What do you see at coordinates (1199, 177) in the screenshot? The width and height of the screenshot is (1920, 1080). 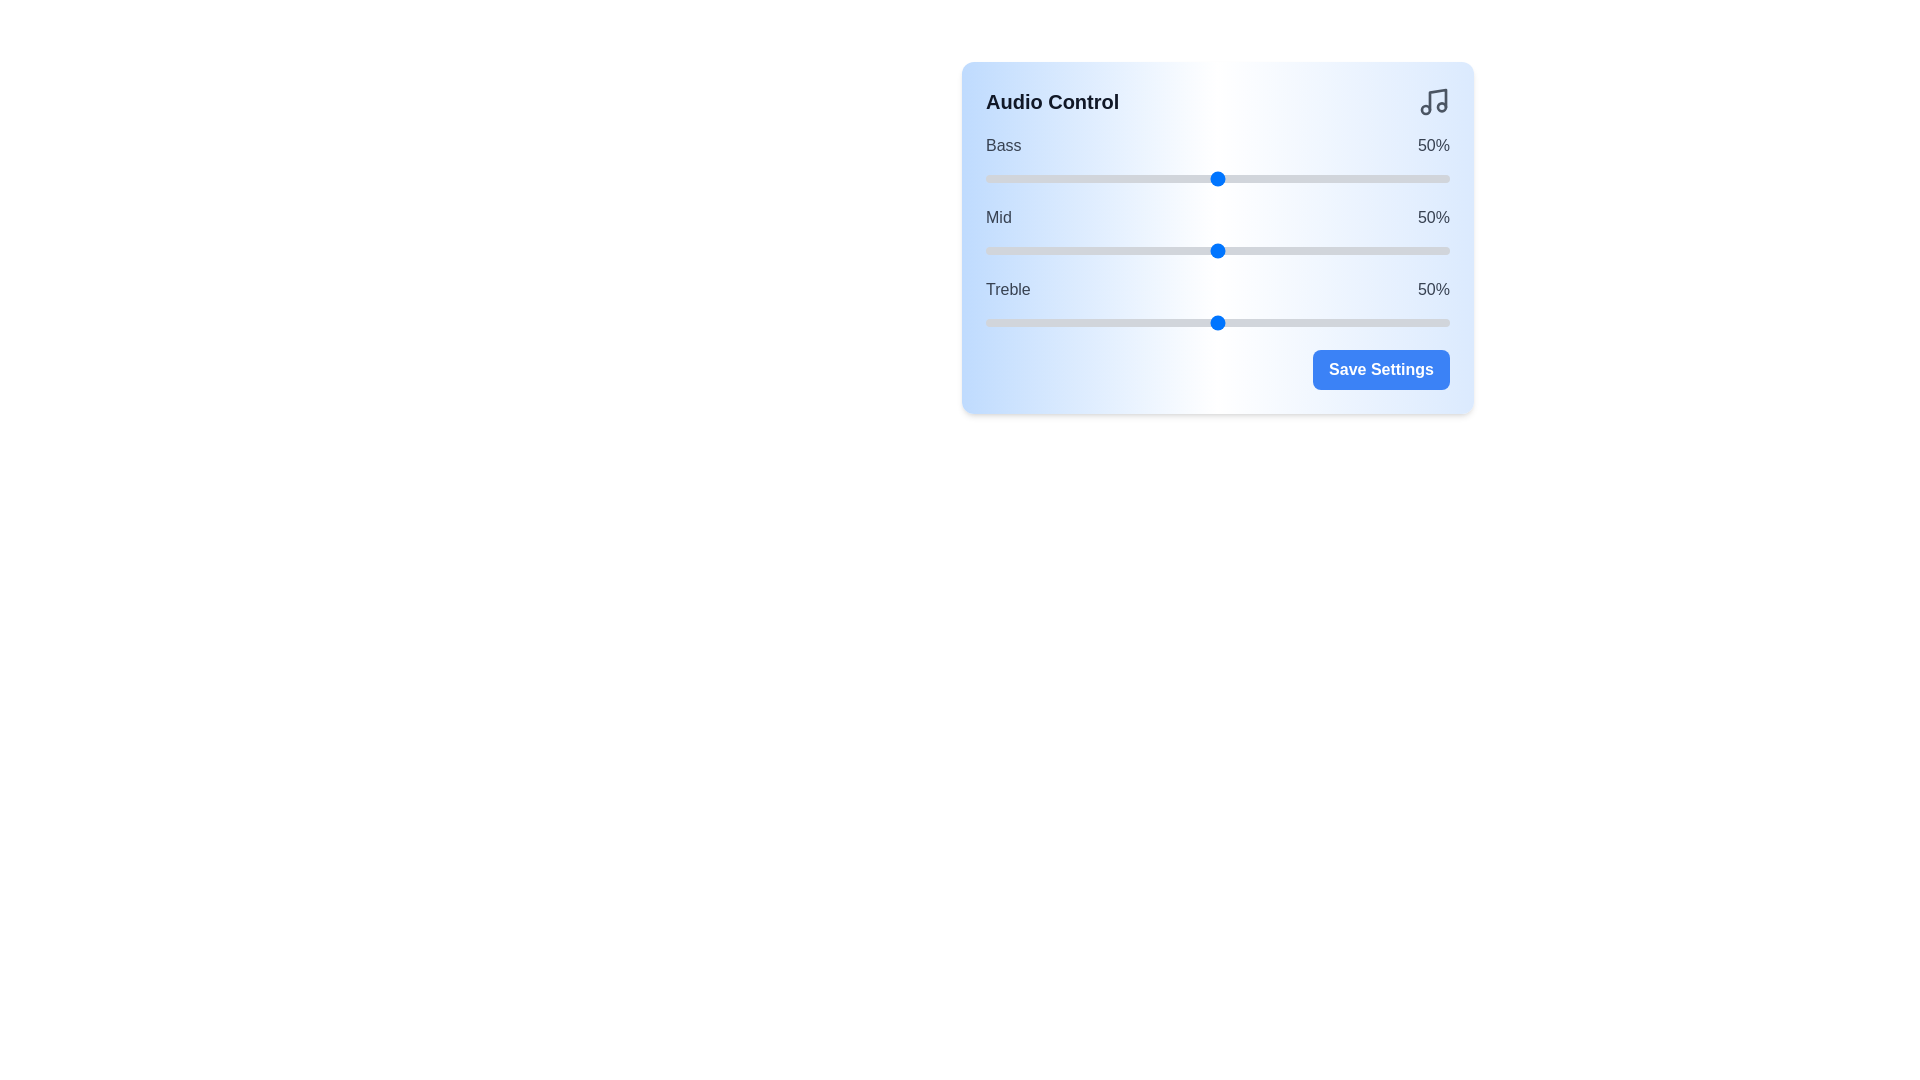 I see `the bass slider to 46%` at bounding box center [1199, 177].